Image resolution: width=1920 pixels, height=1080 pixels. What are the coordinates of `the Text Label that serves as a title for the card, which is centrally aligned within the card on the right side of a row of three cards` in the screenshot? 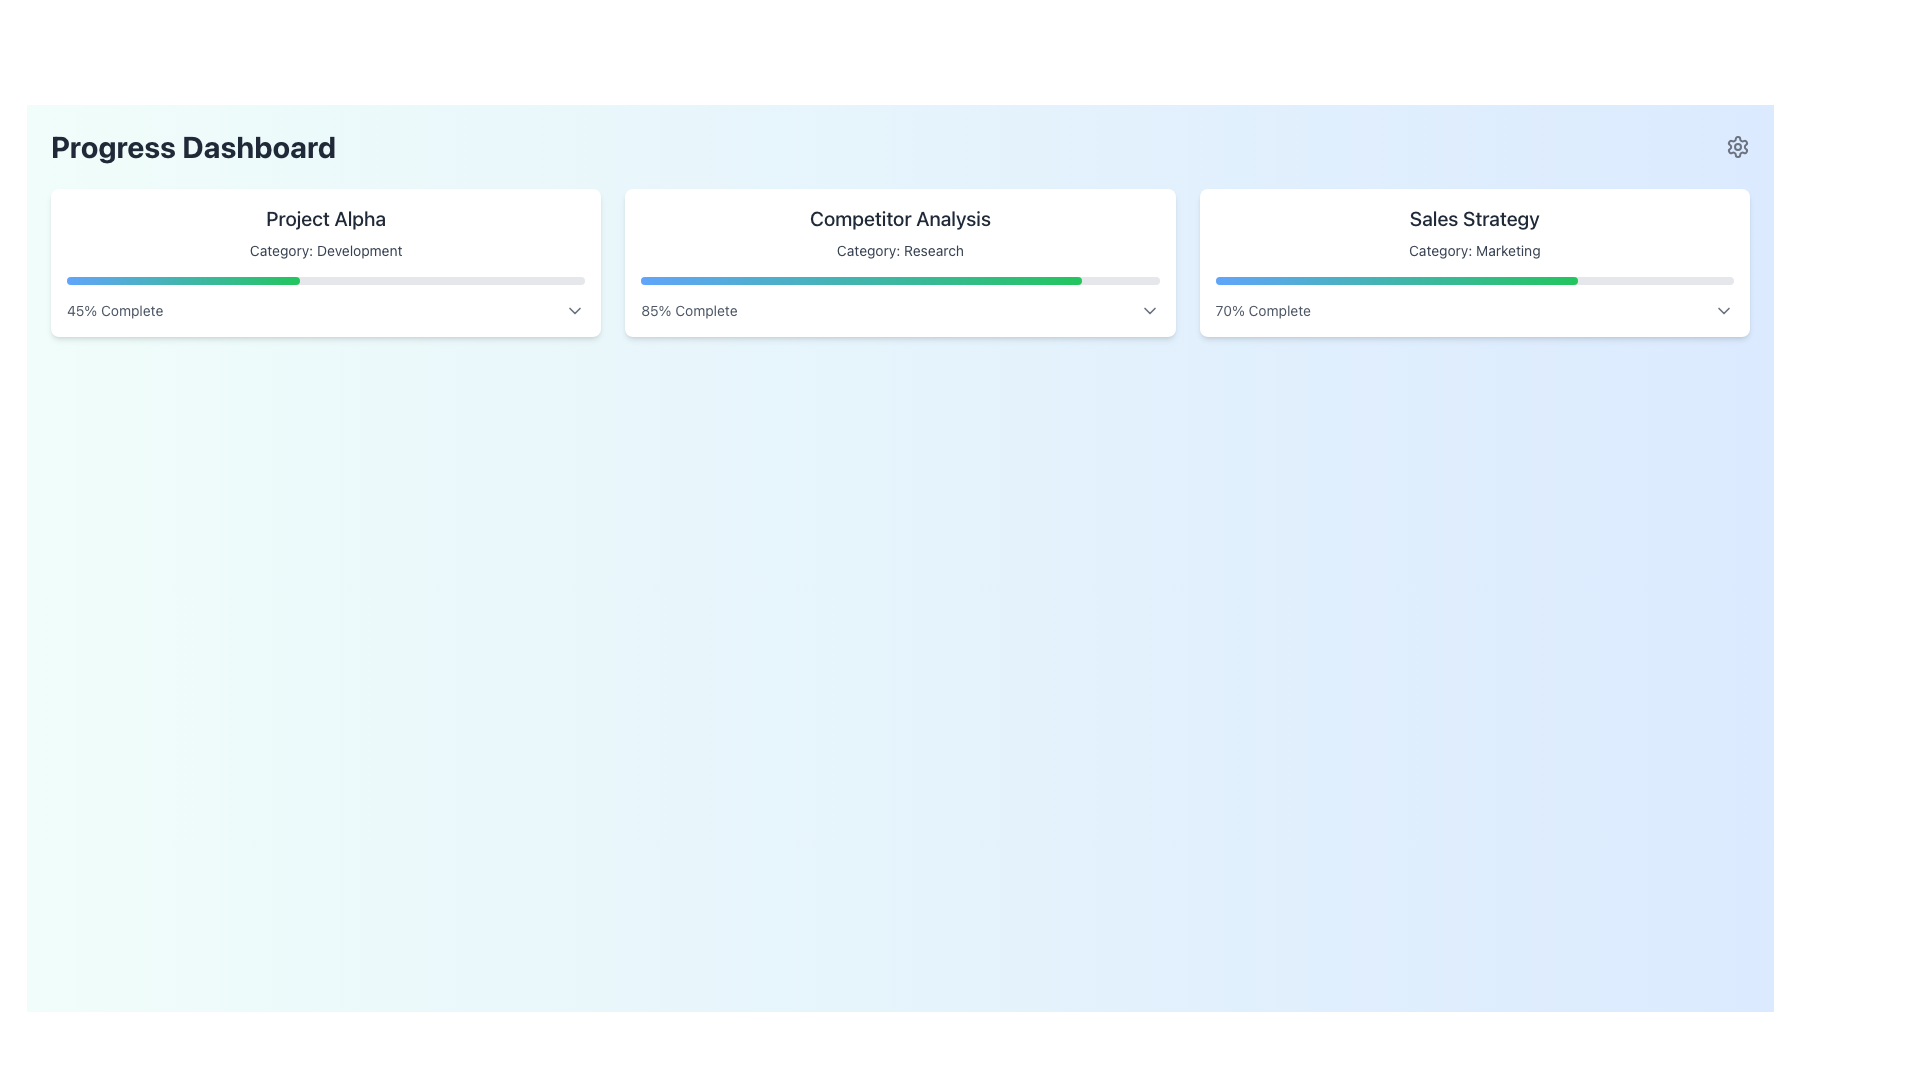 It's located at (1474, 219).